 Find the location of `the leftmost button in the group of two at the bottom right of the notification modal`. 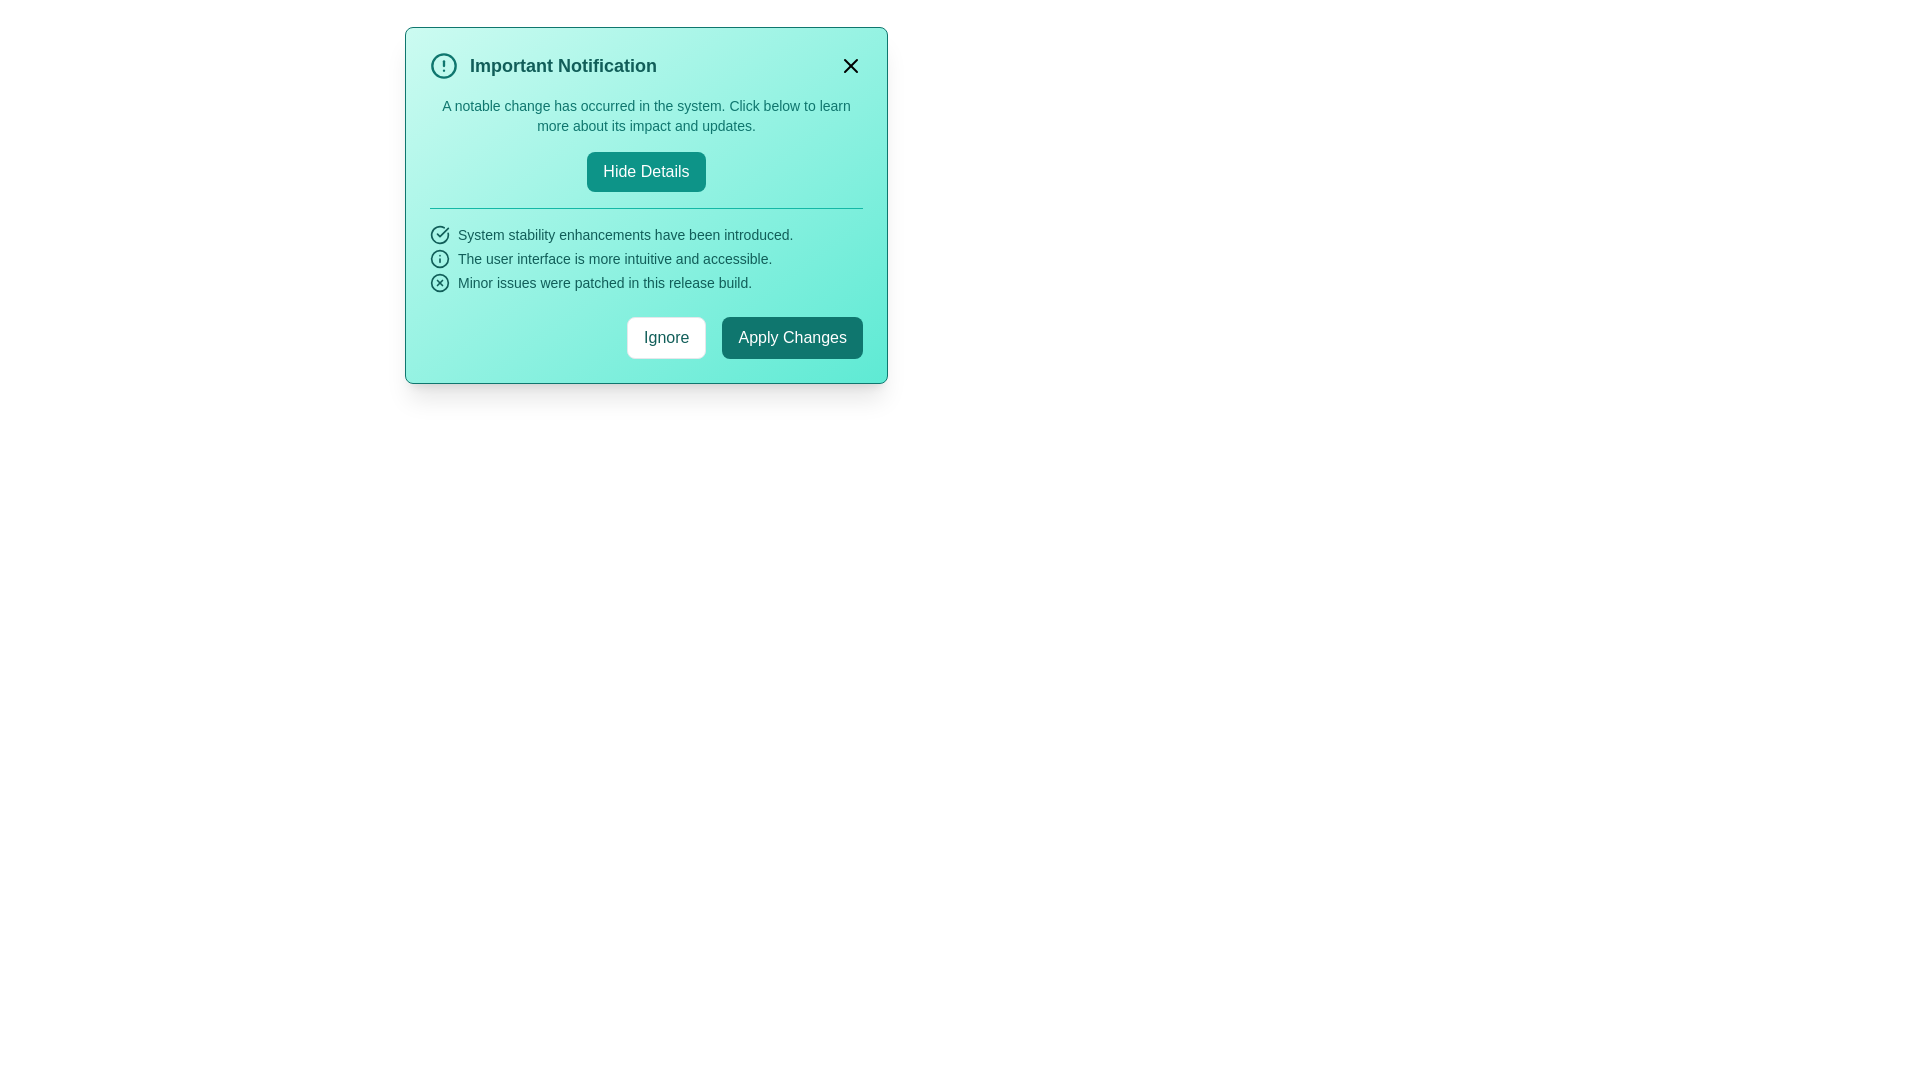

the leftmost button in the group of two at the bottom right of the notification modal is located at coordinates (666, 337).